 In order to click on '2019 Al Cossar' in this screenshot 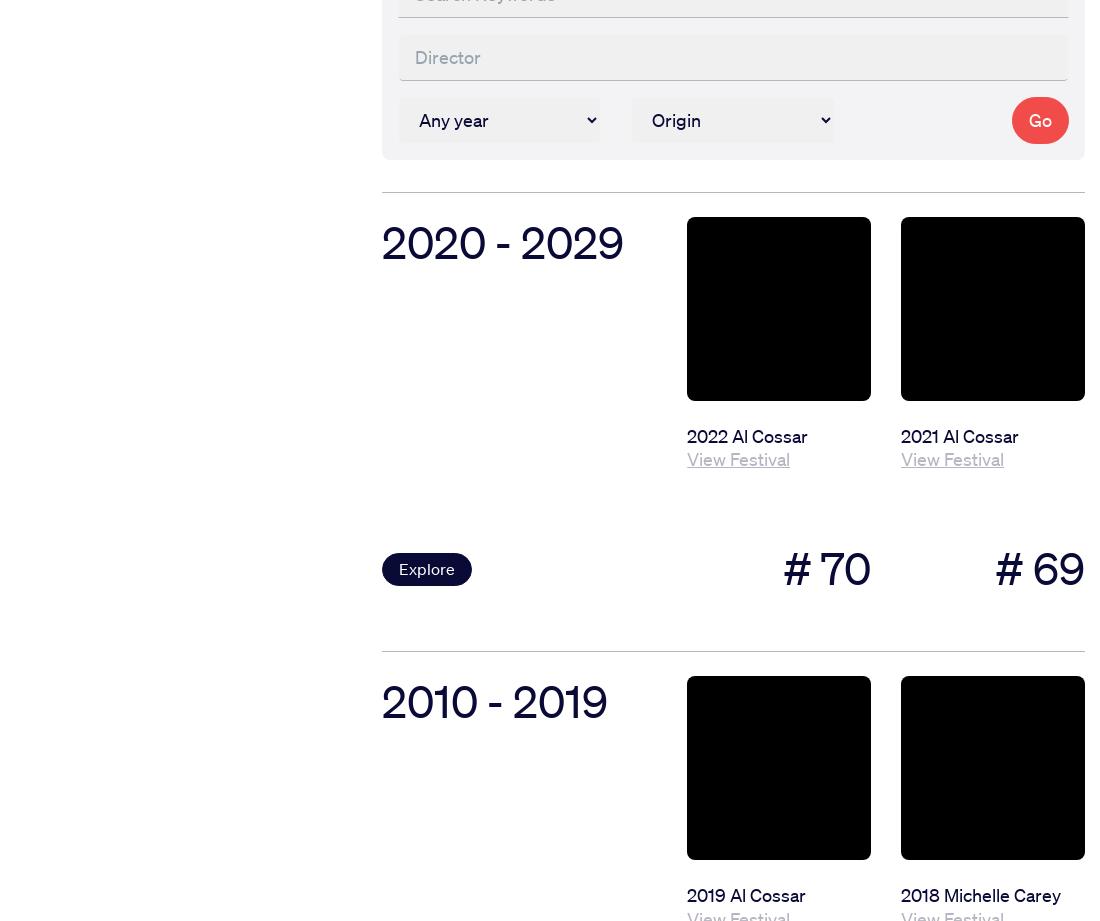, I will do `click(686, 894)`.